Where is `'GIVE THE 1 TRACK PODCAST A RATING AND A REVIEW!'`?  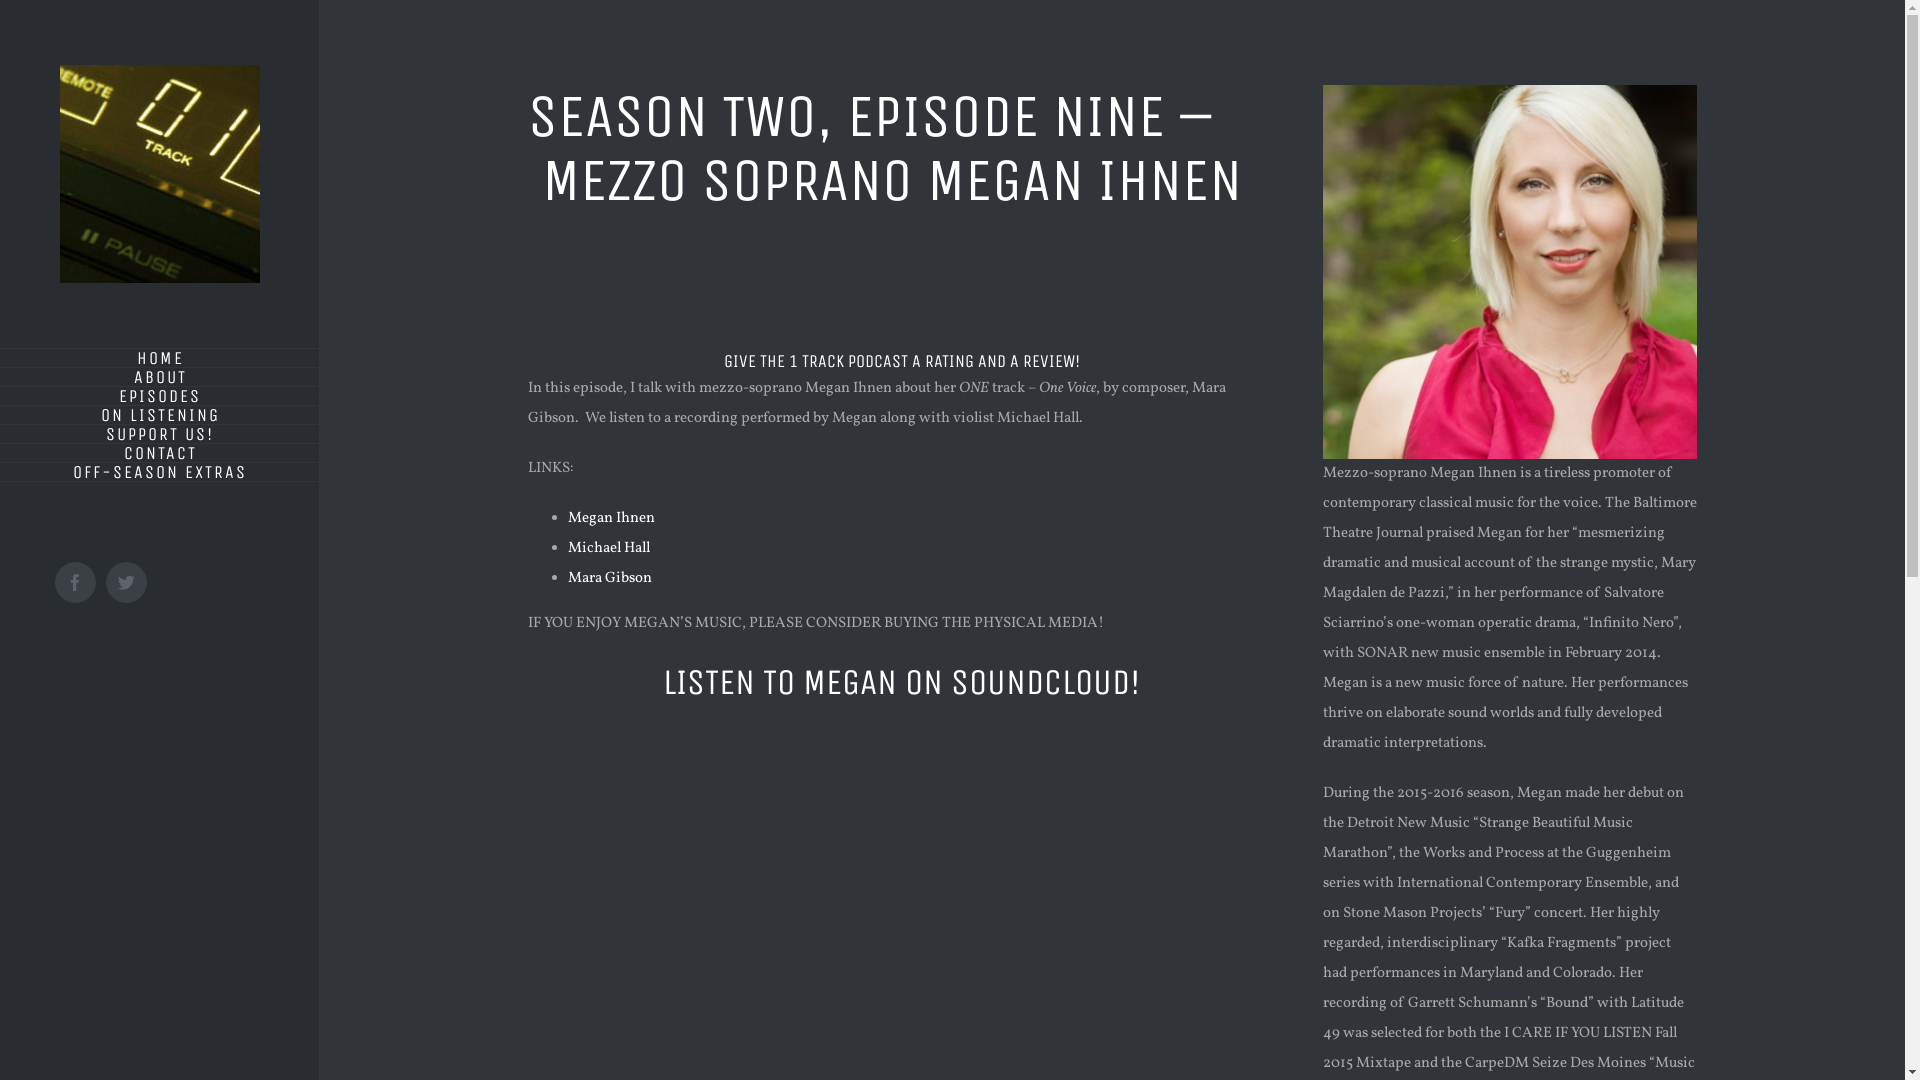 'GIVE THE 1 TRACK PODCAST A RATING AND A REVIEW!' is located at coordinates (901, 361).